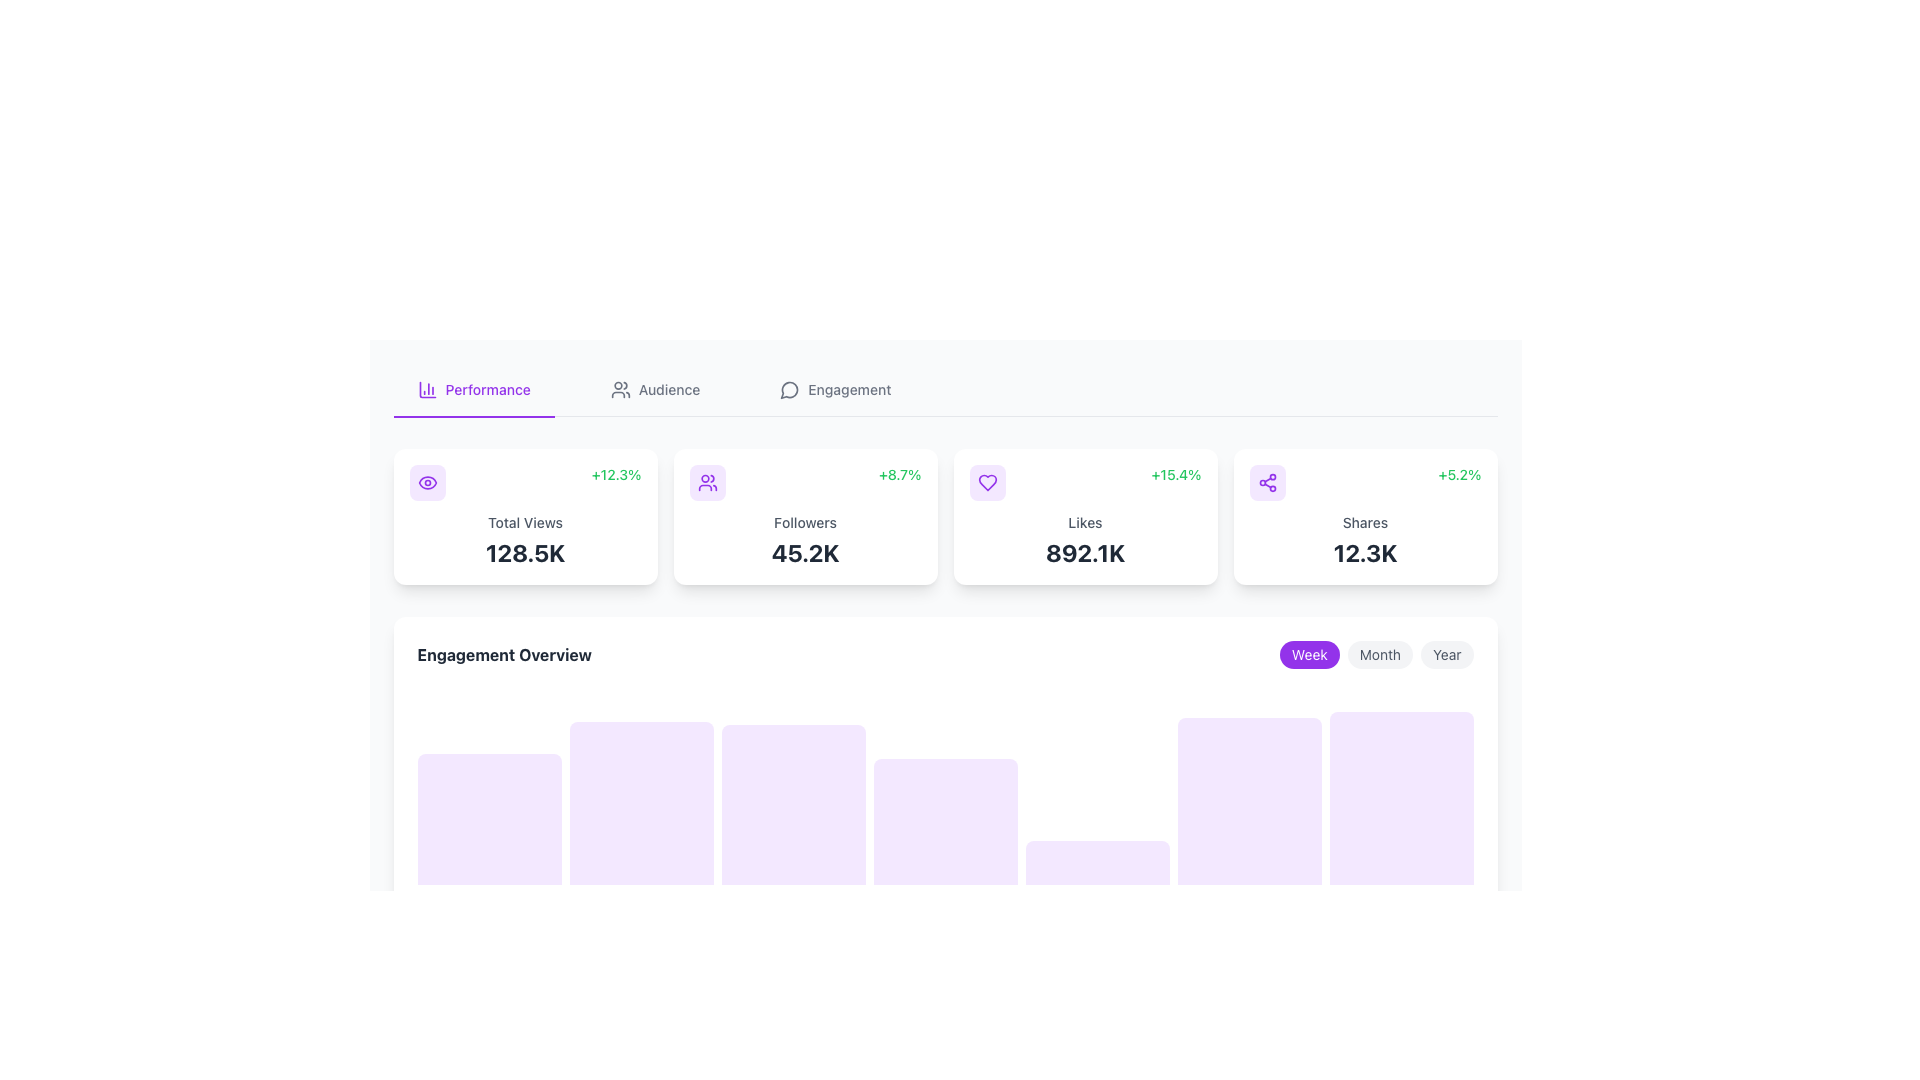  I want to click on the second vertical rectangular block with a light purple background in the 'Engagement Overview' section of the bar chart, so click(641, 802).